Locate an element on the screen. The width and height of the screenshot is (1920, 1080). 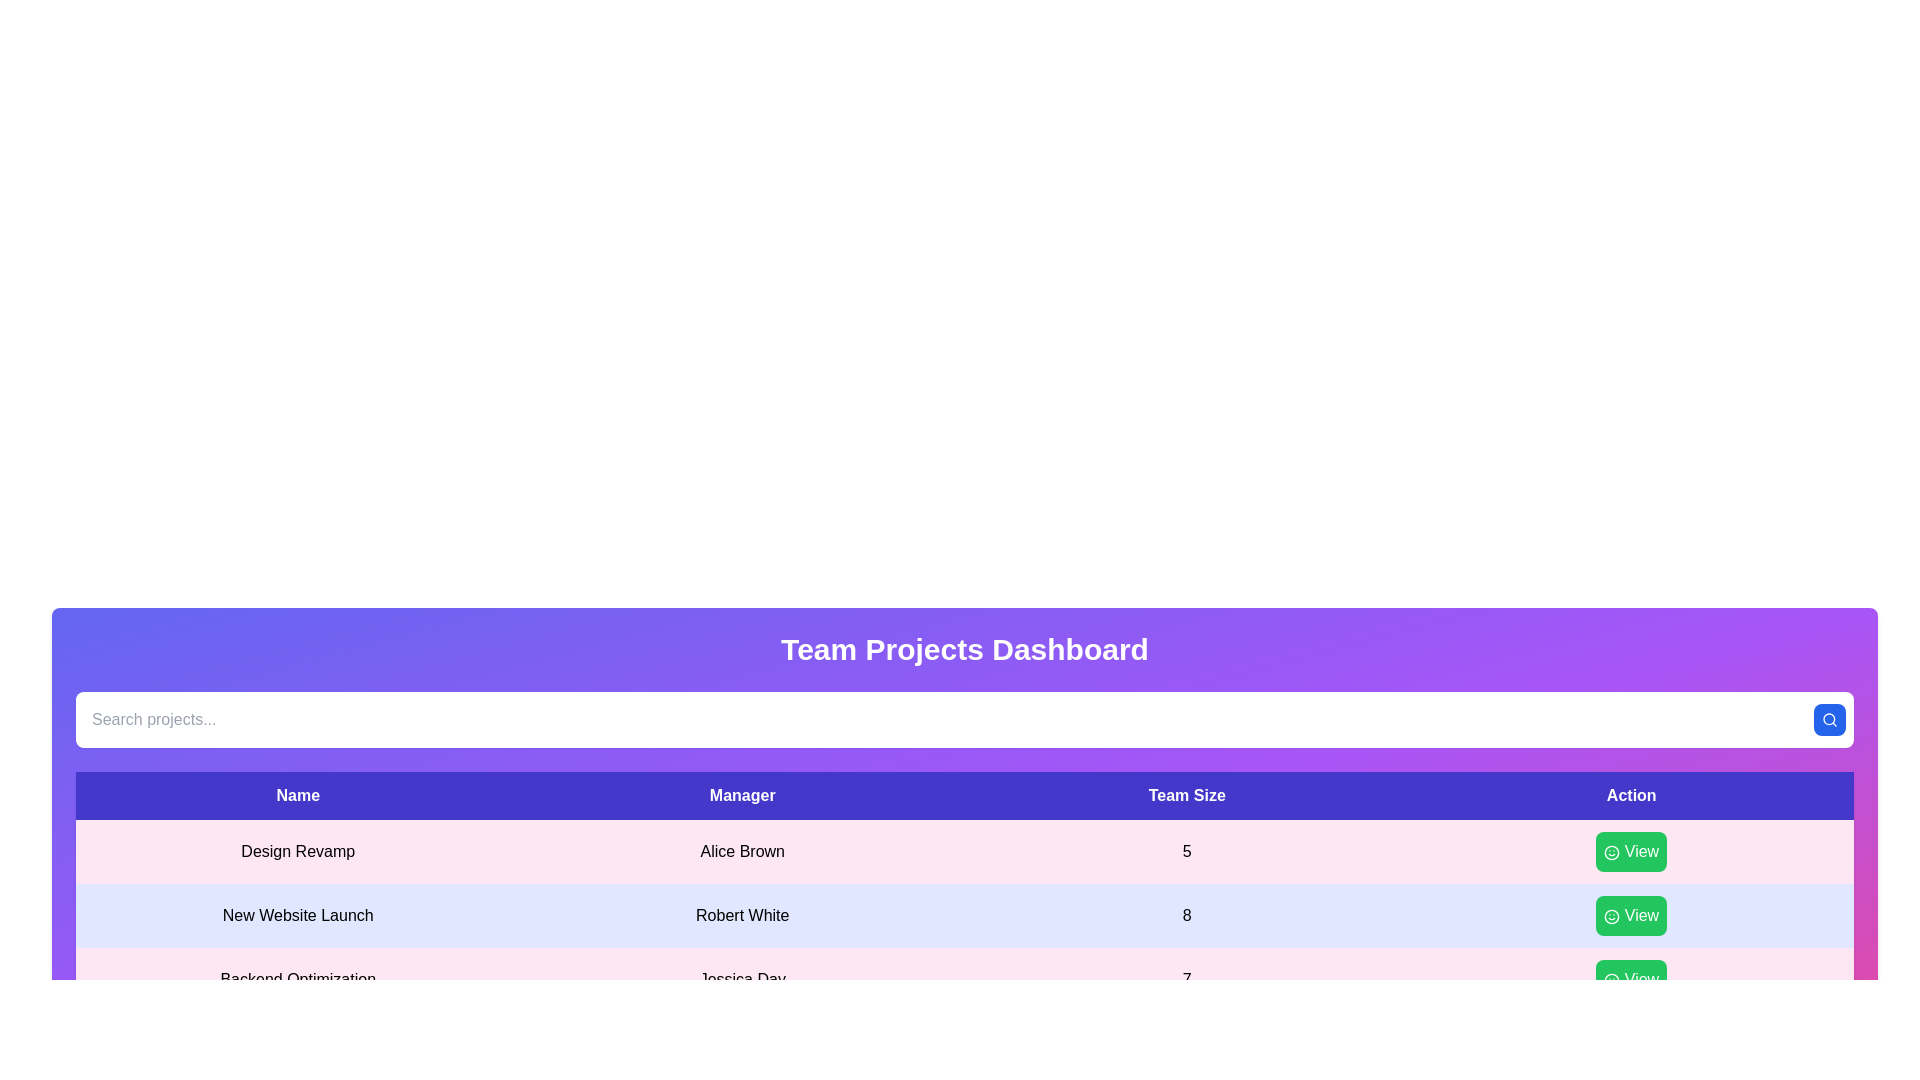
the circular outline of the smiley icon located near the top-right corner of the action buttons section in the user interface is located at coordinates (1612, 852).